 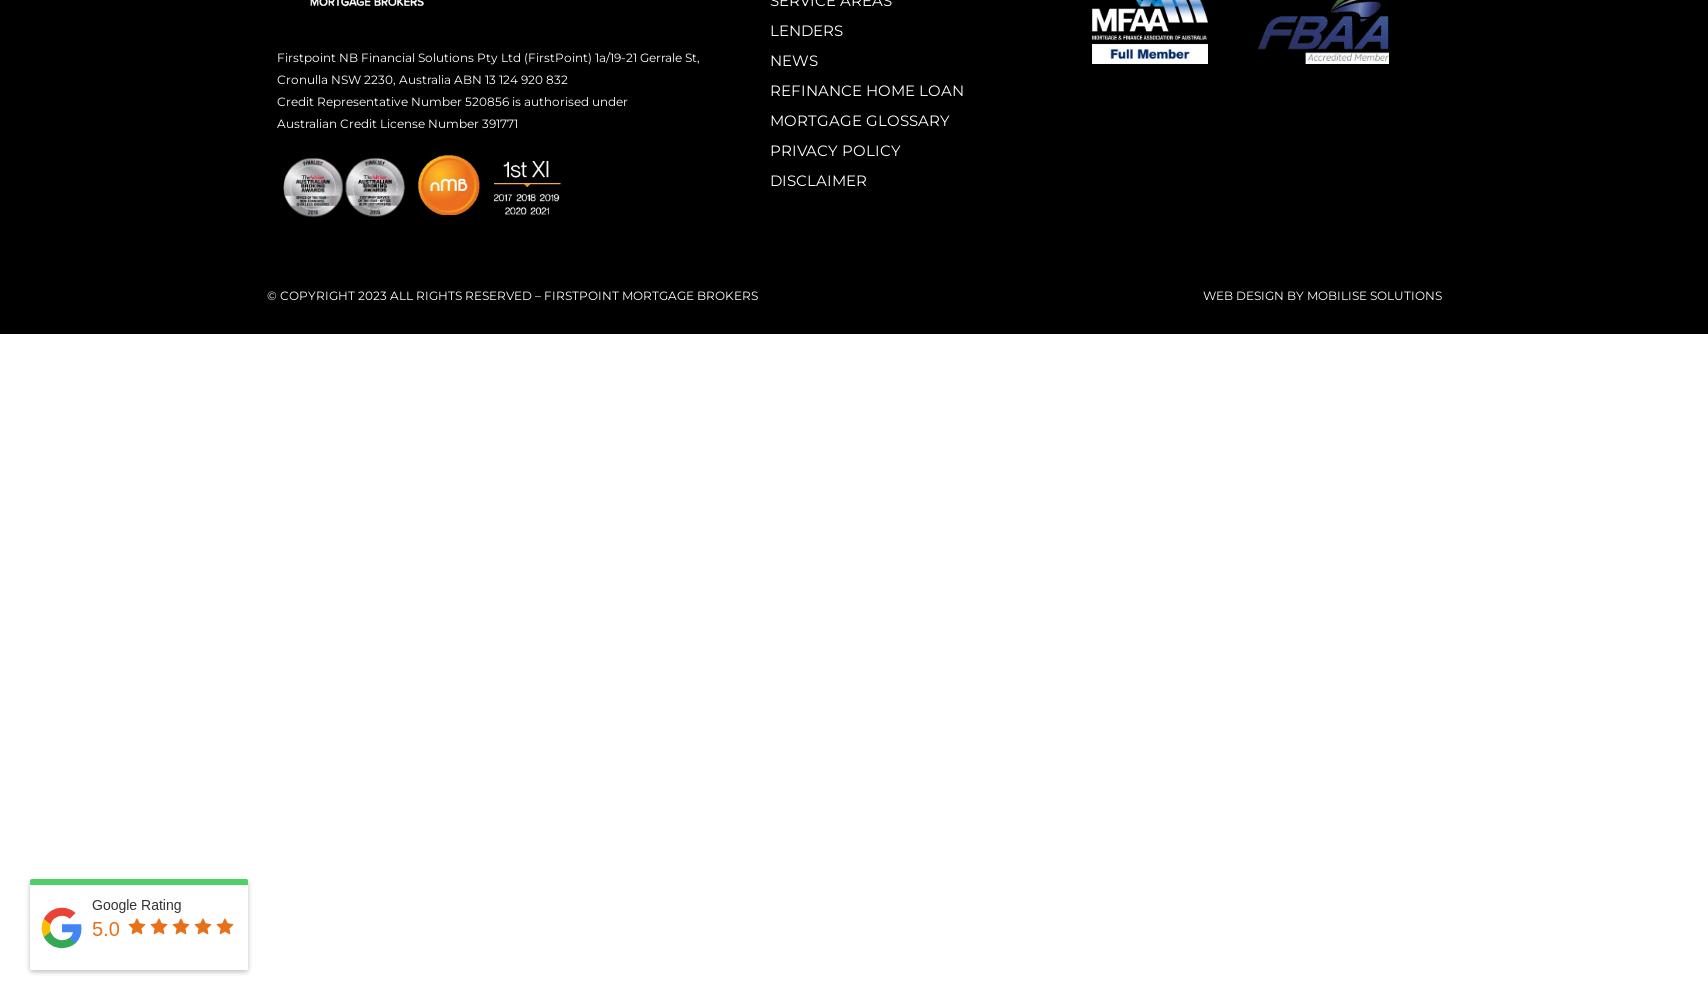 I want to click on 'Web Design', so click(x=1242, y=294).